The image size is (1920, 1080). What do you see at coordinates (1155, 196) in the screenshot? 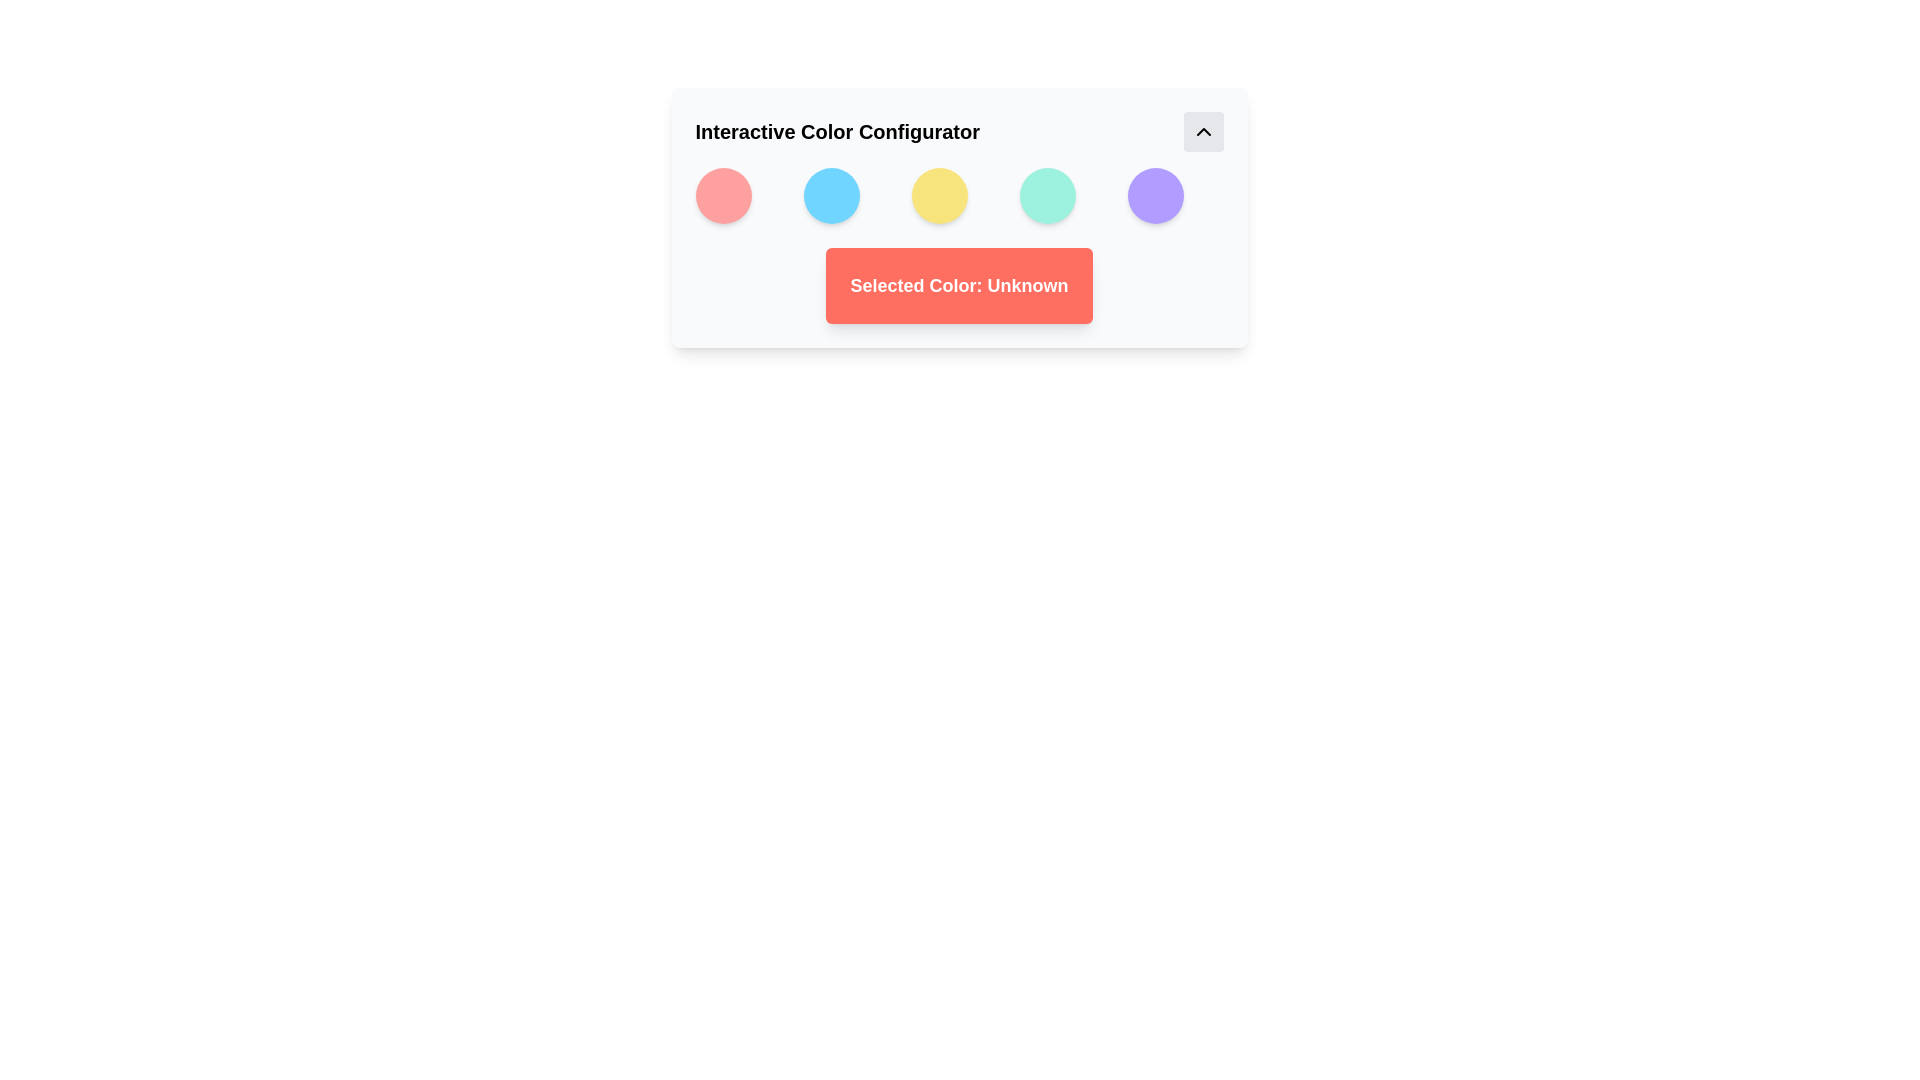
I see `the fifth circular button with a lavender background to observe the scale effect` at bounding box center [1155, 196].